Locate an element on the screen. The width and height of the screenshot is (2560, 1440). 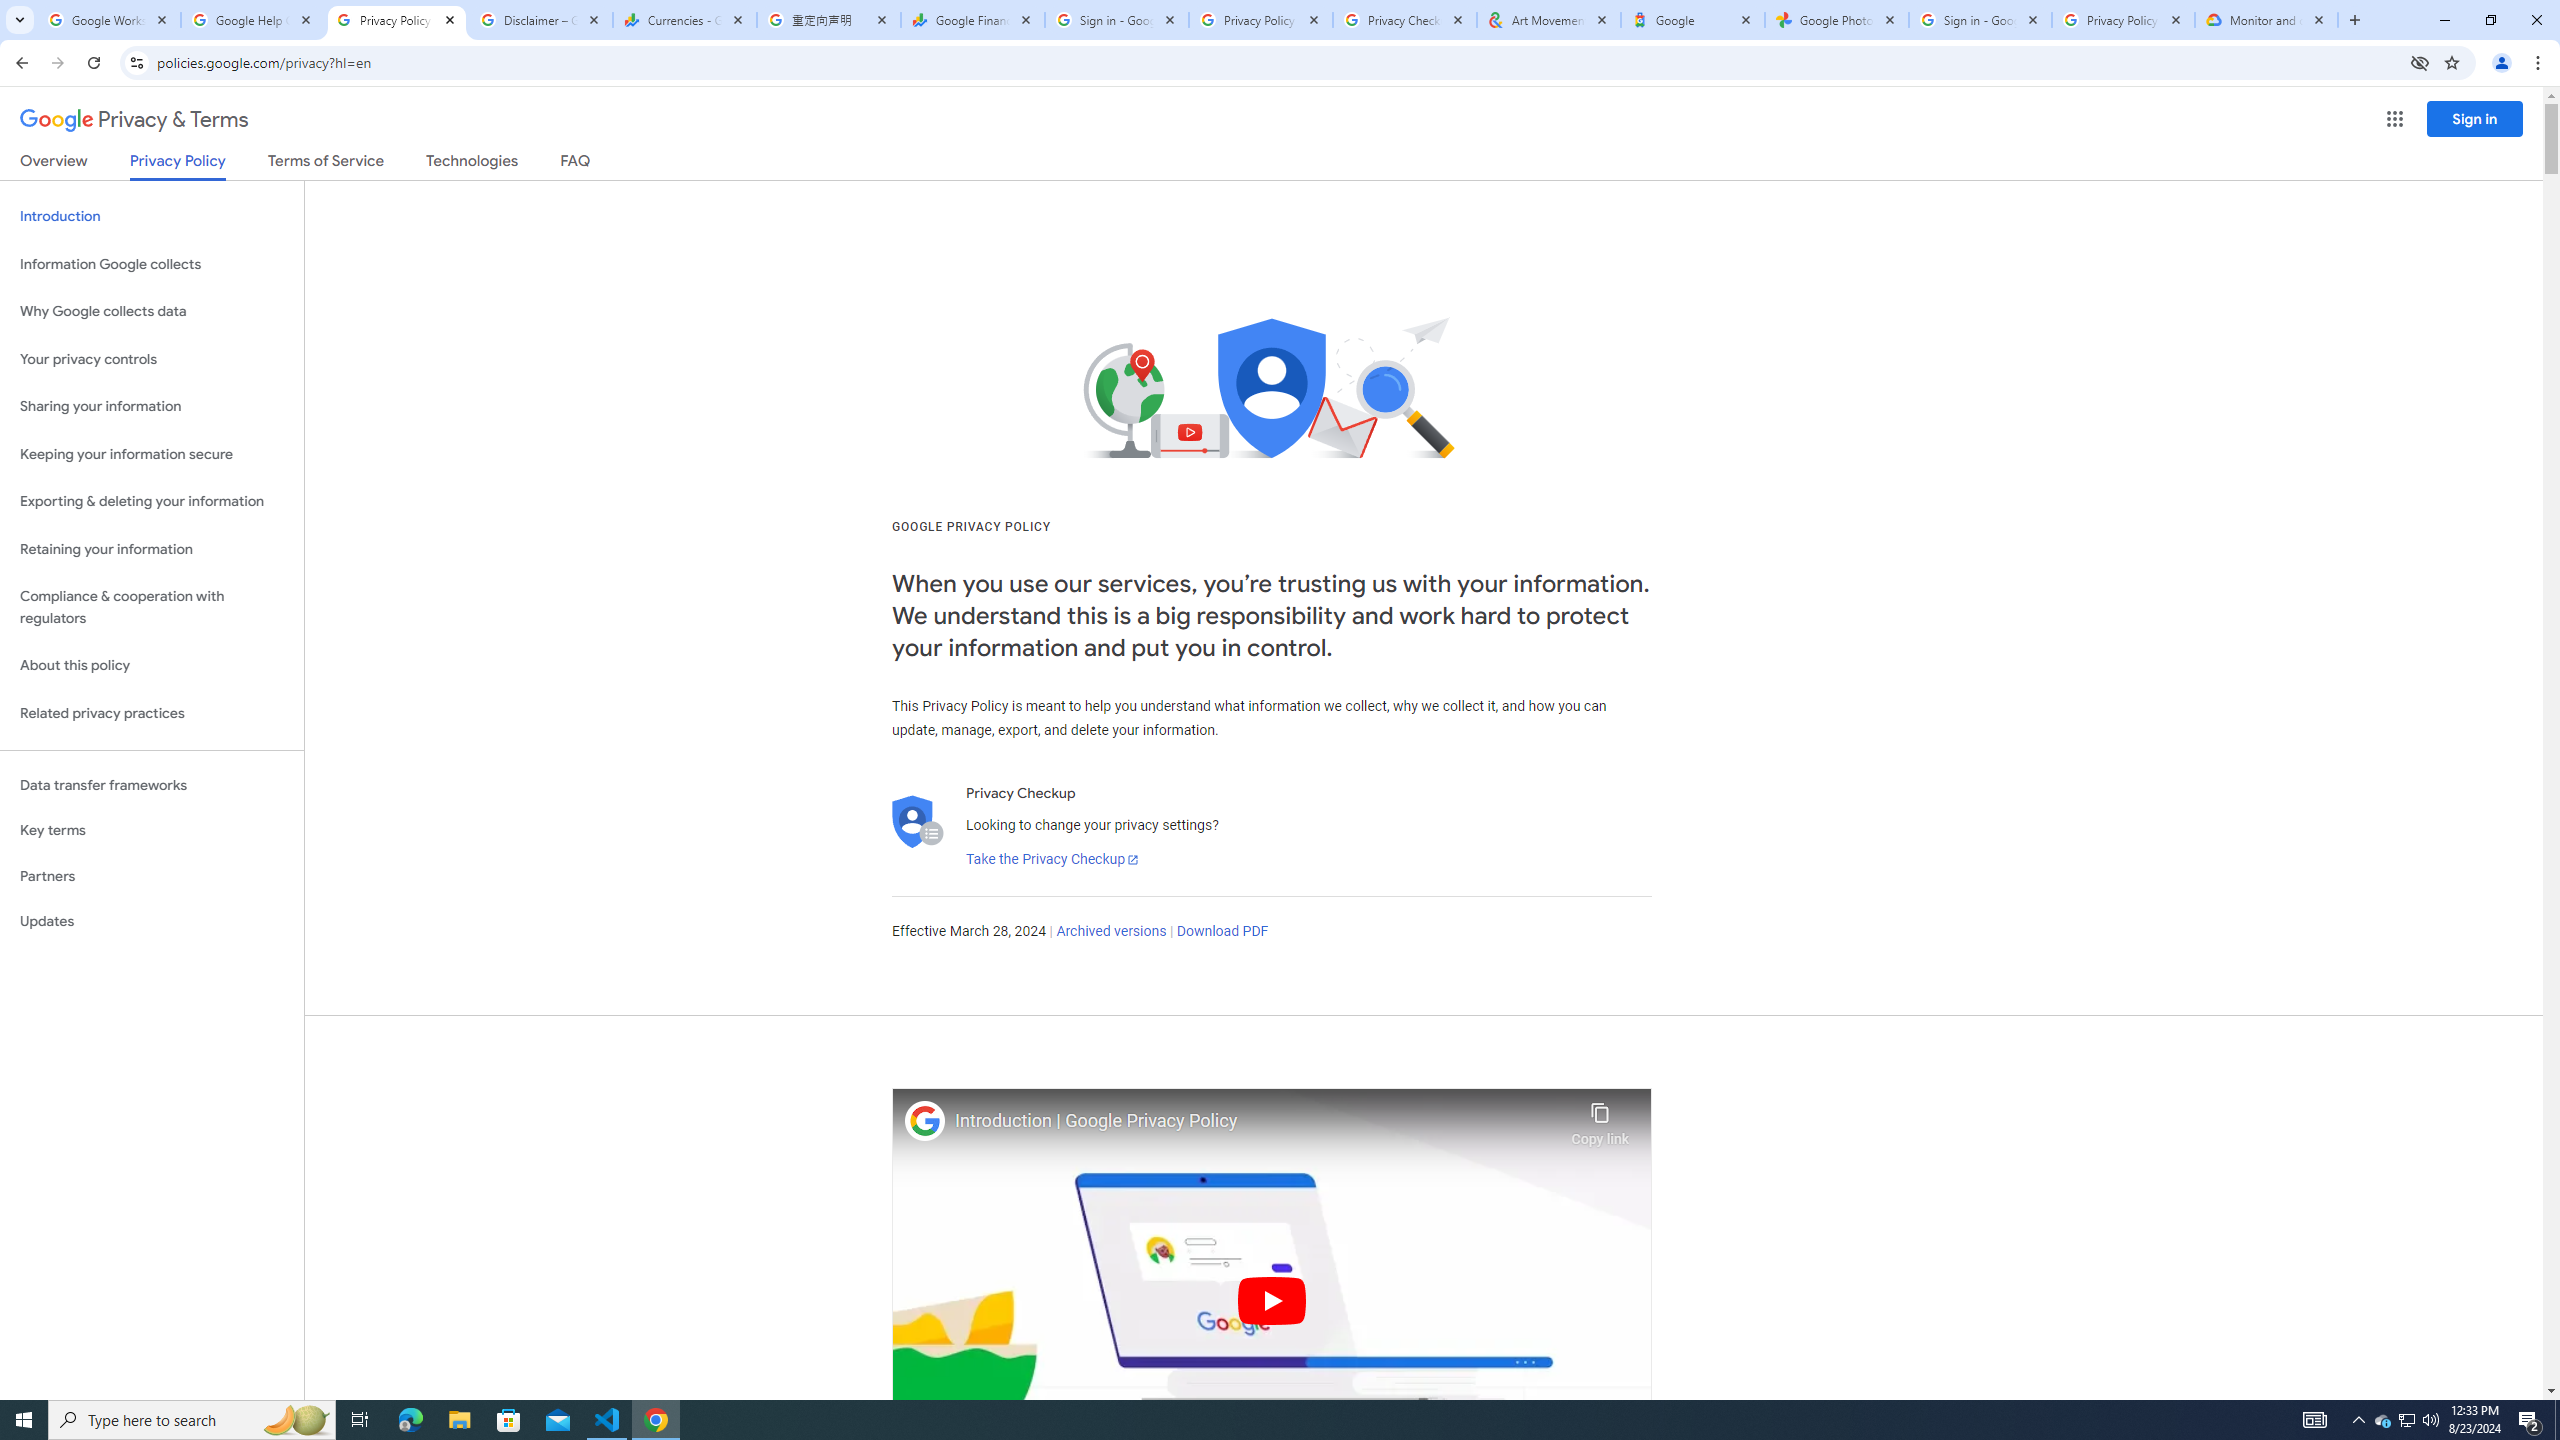
'Sharing your information' is located at coordinates (151, 405).